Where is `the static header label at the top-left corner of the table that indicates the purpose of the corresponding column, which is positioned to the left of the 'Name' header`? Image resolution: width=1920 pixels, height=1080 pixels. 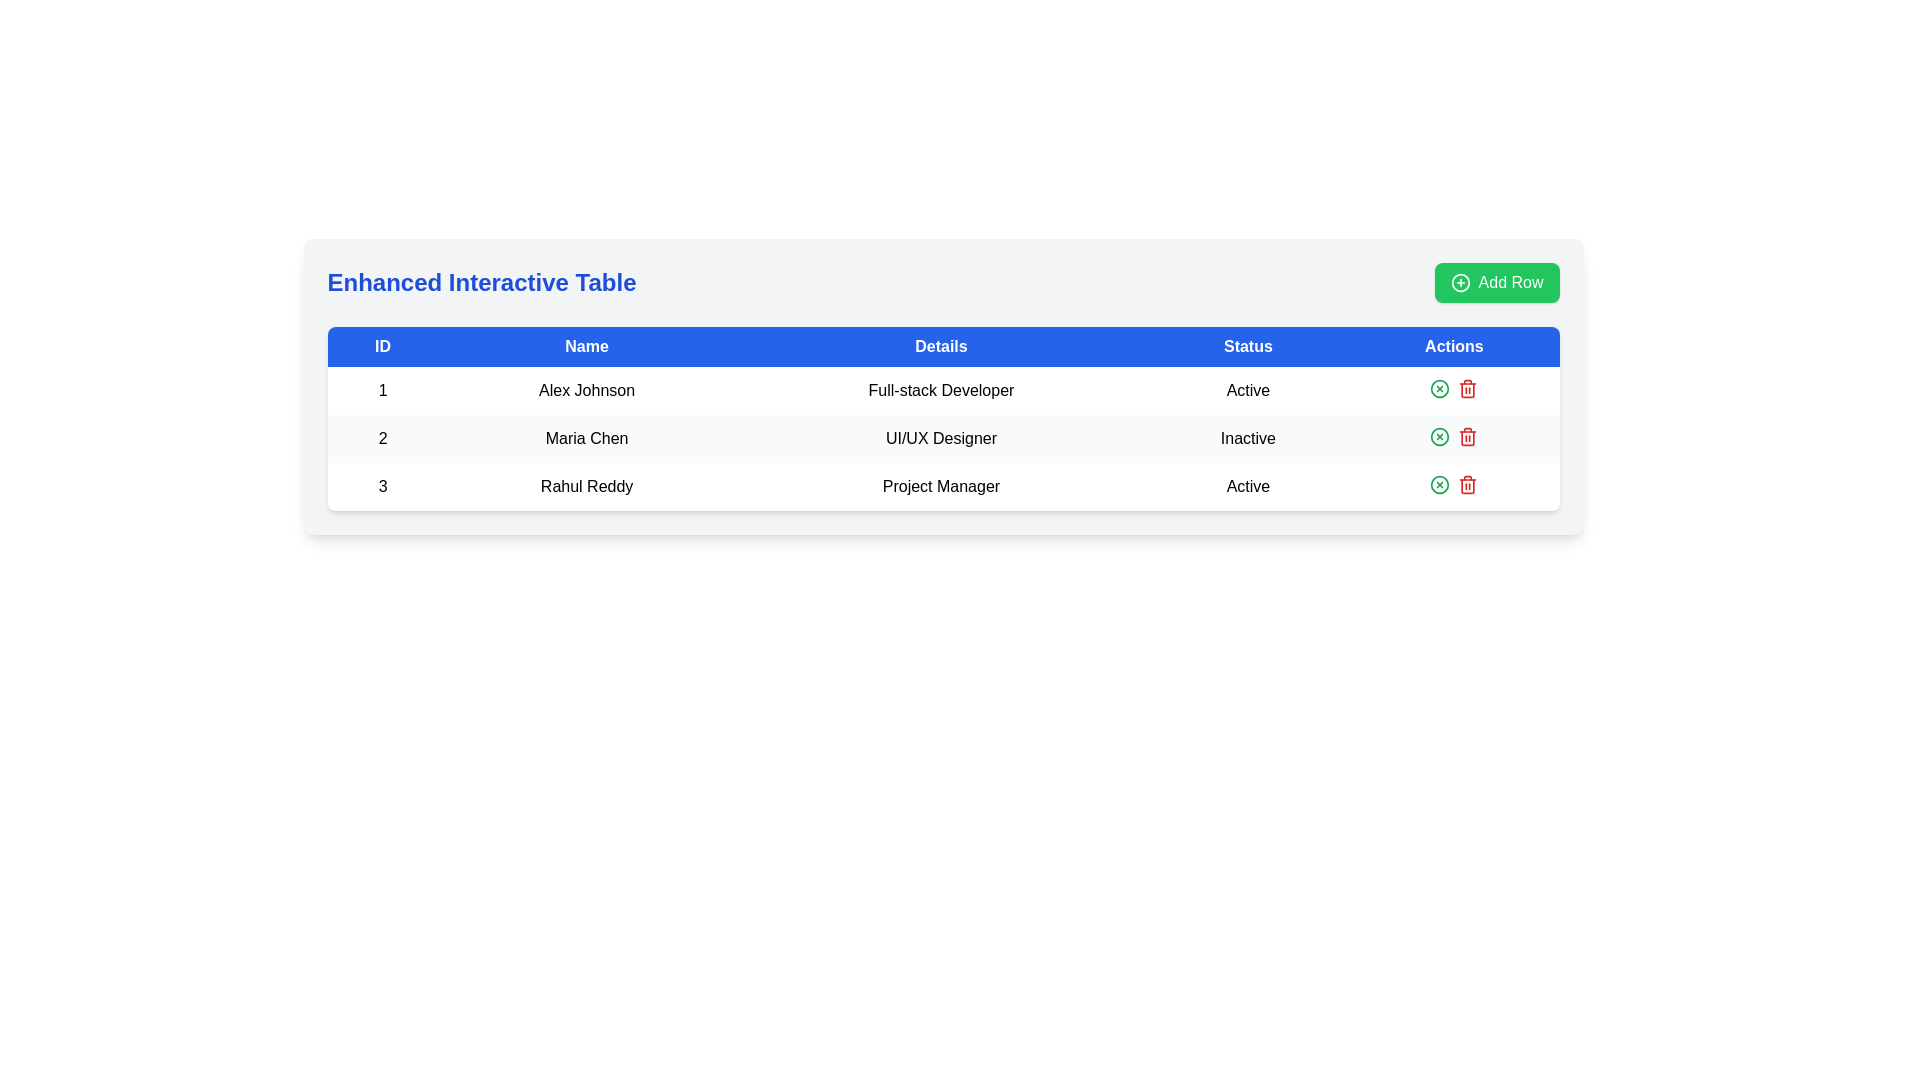 the static header label at the top-left corner of the table that indicates the purpose of the corresponding column, which is positioned to the left of the 'Name' header is located at coordinates (383, 346).